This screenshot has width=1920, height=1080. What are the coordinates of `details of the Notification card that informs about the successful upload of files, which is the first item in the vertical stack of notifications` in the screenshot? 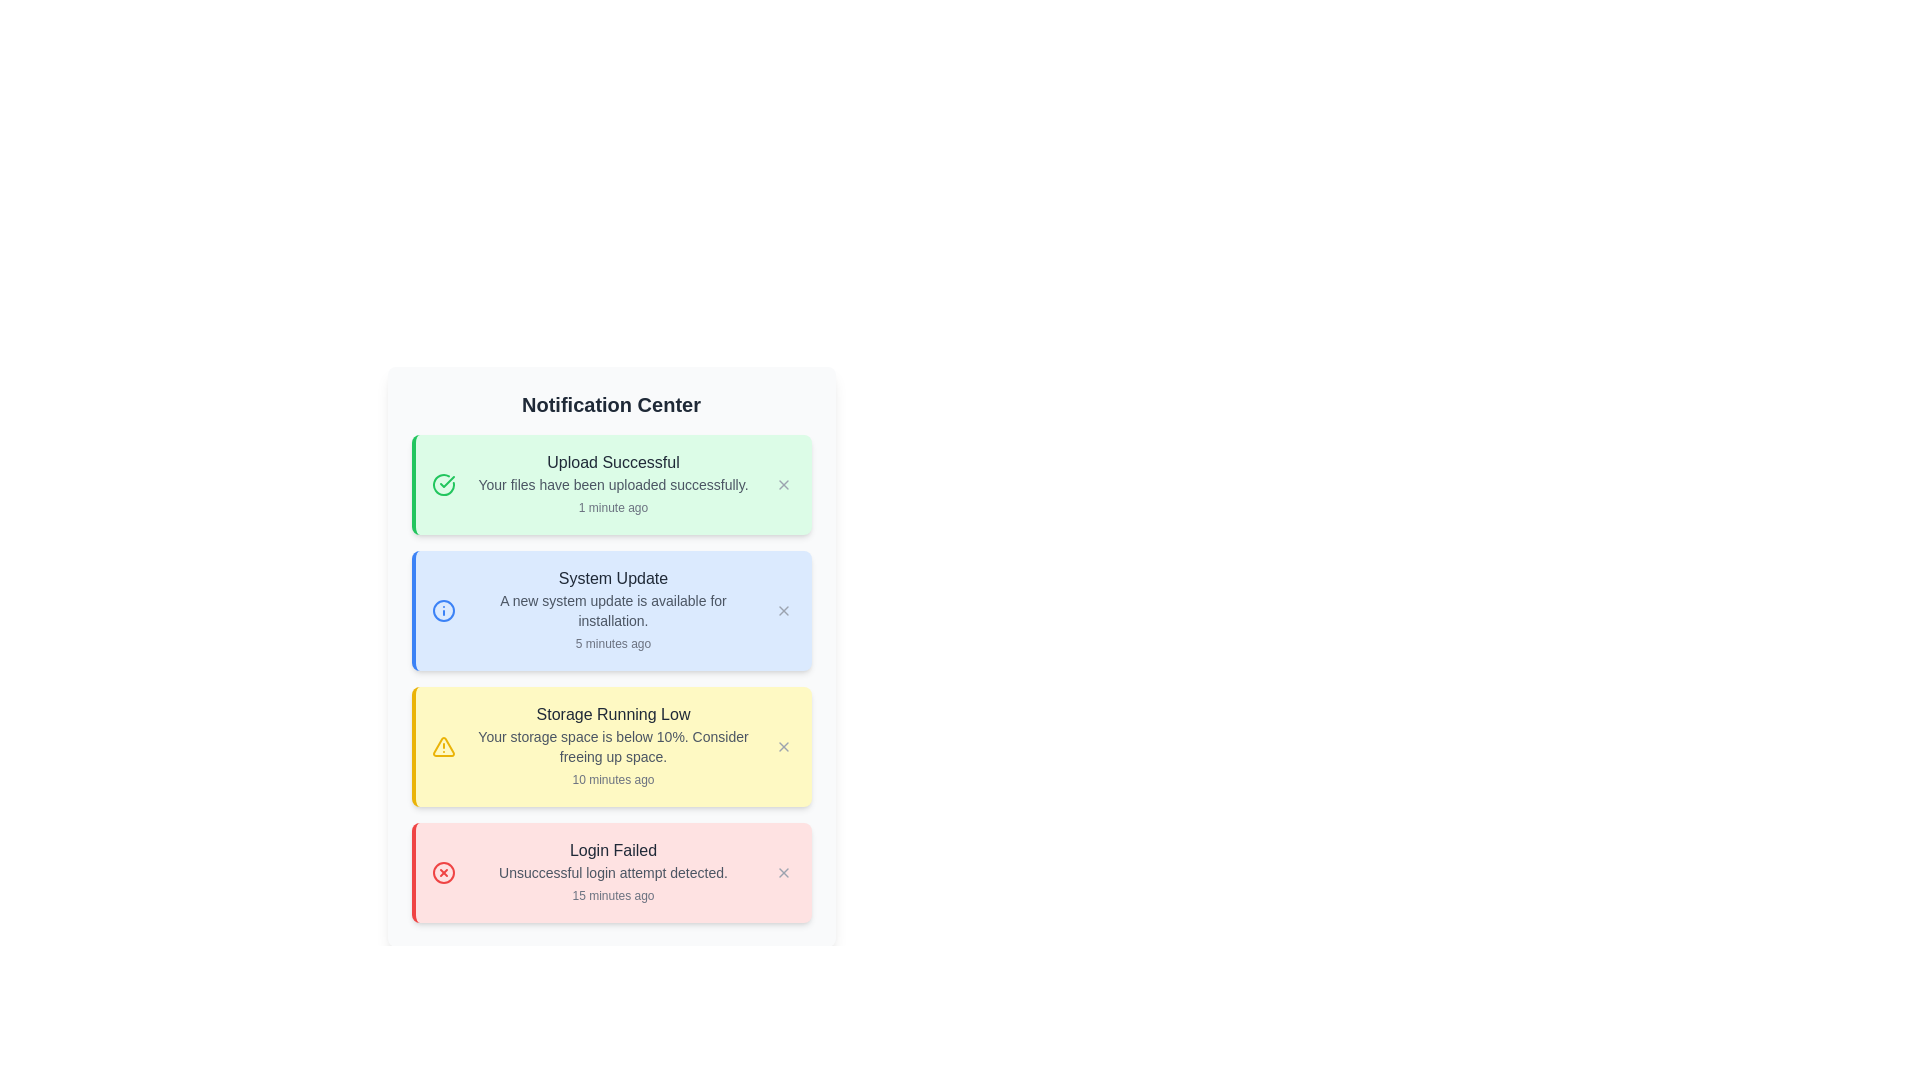 It's located at (610, 485).